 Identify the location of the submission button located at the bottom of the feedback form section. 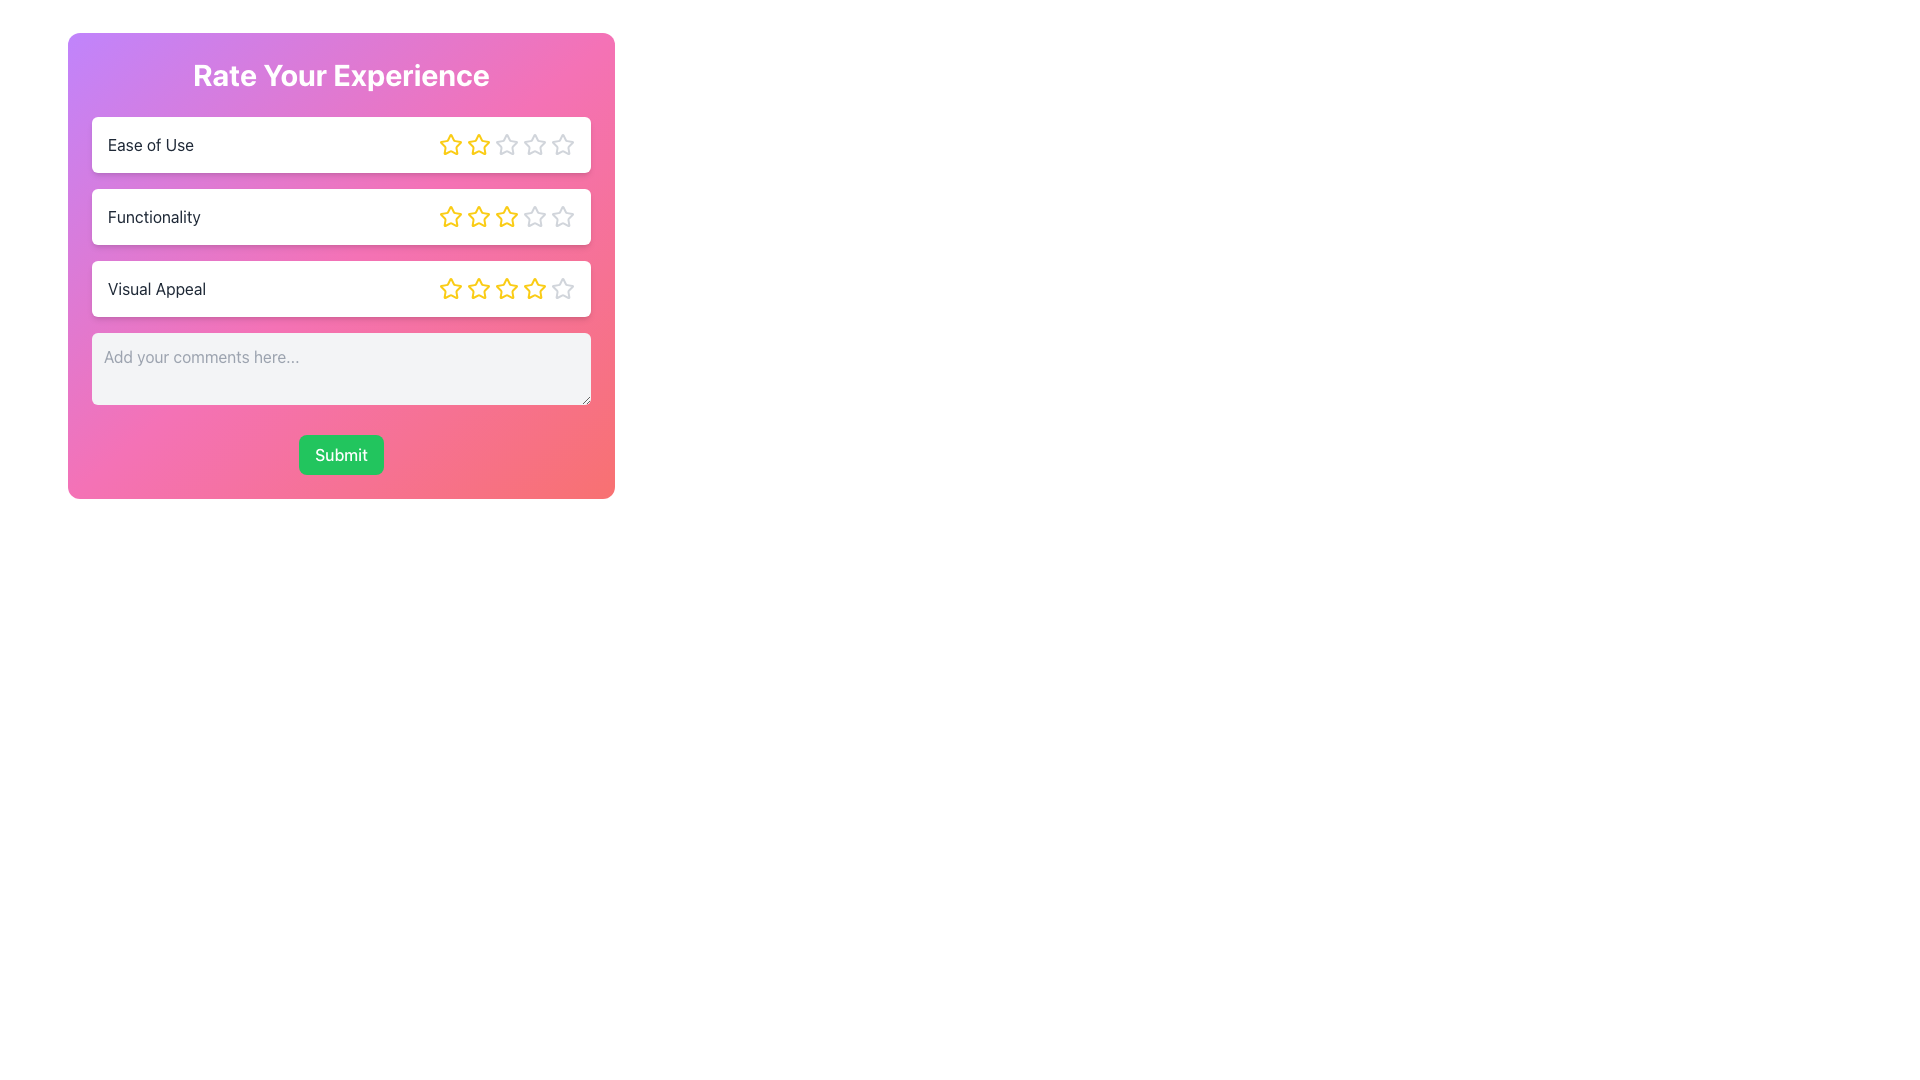
(341, 455).